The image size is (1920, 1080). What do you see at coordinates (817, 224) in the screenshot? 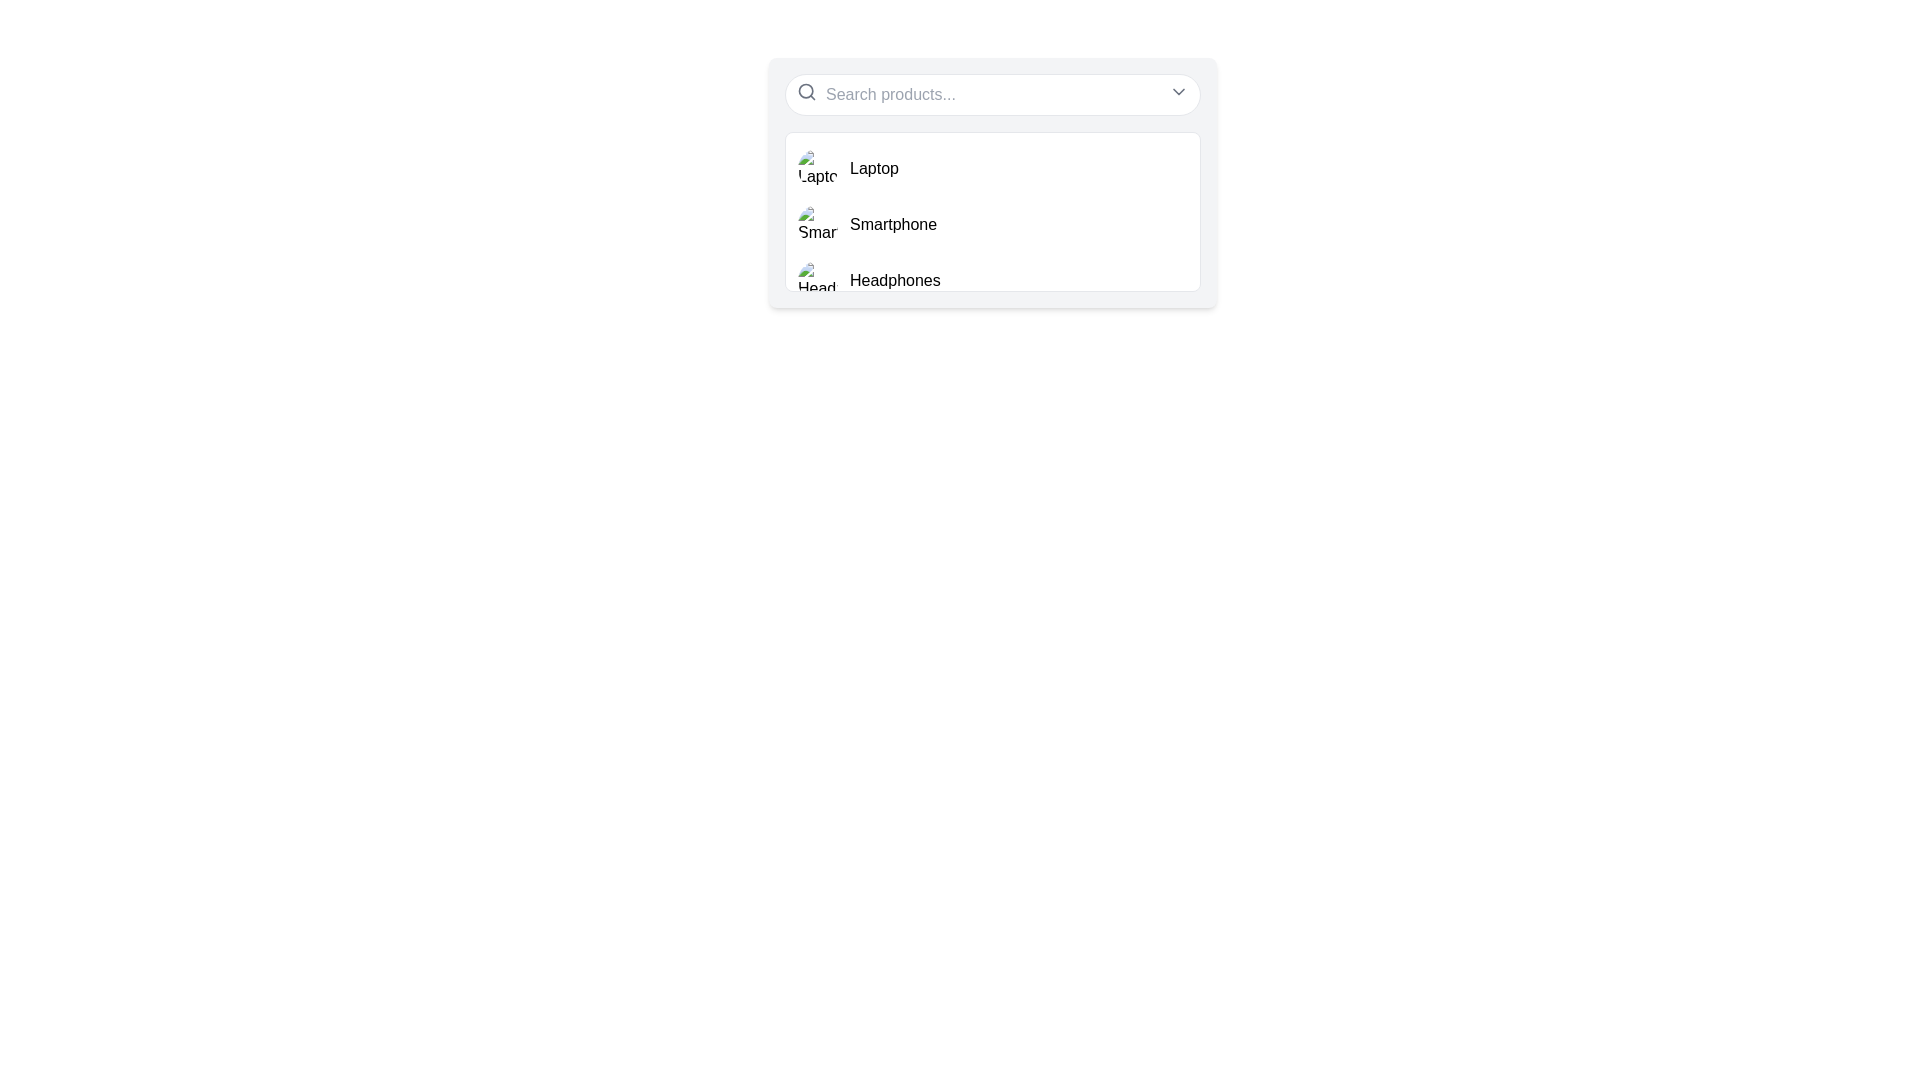
I see `the image representing the 'Smartphone' option in the dropdown list` at bounding box center [817, 224].